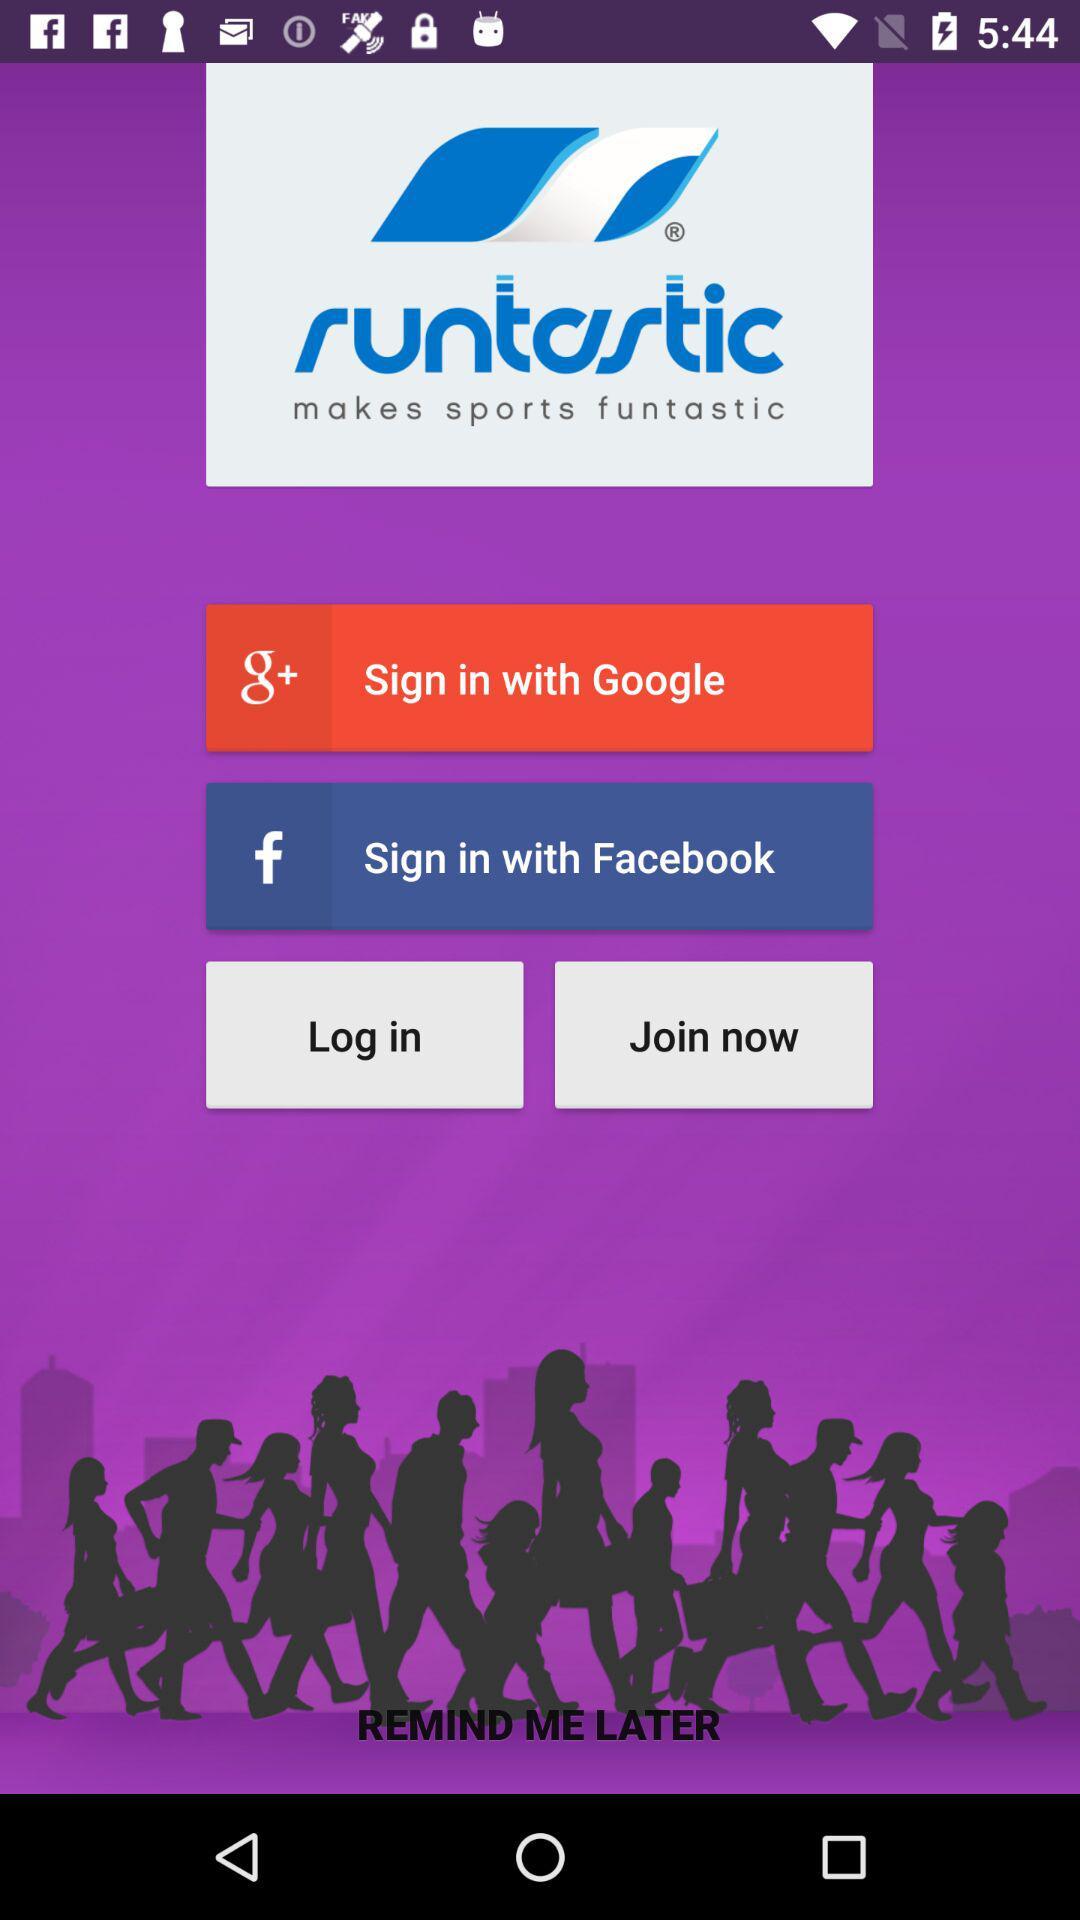 The width and height of the screenshot is (1080, 1920). What do you see at coordinates (712, 1035) in the screenshot?
I see `the item to the right of log in` at bounding box center [712, 1035].